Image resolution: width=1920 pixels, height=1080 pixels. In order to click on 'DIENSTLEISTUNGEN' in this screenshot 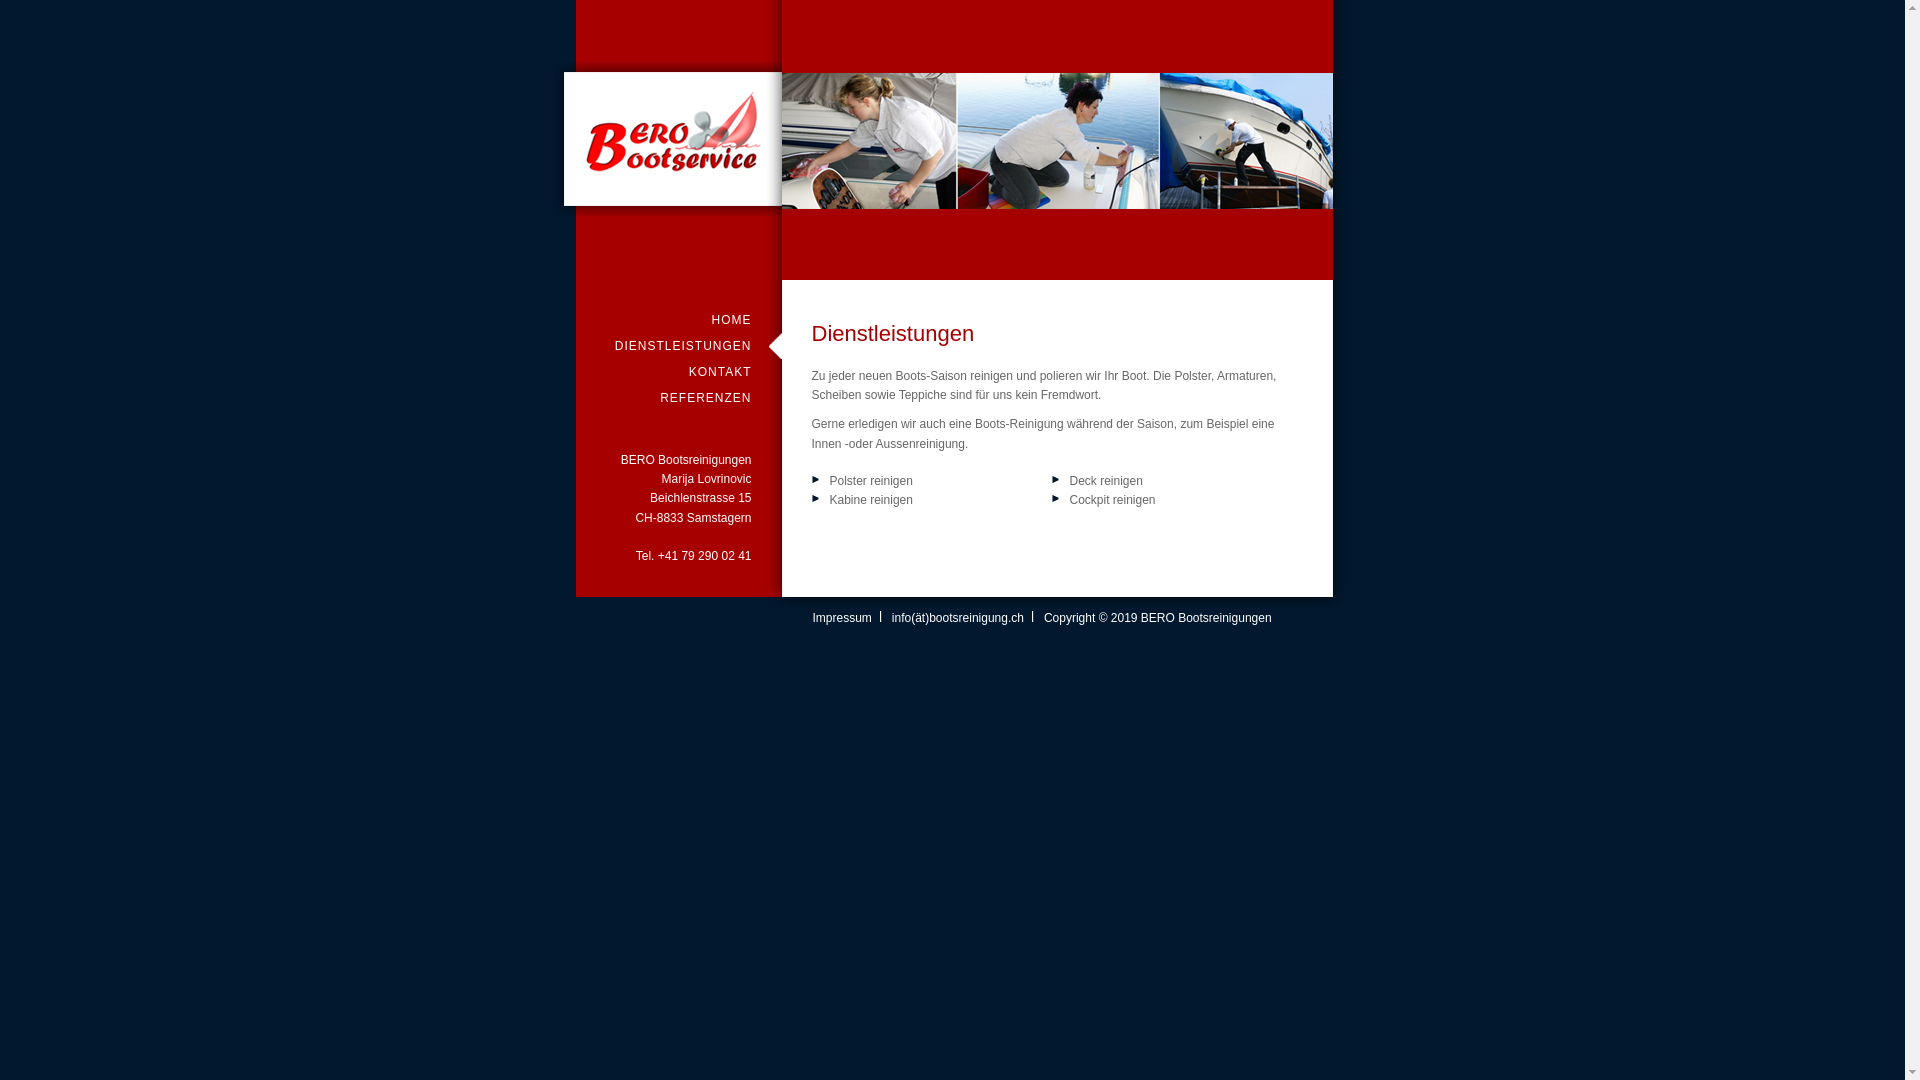, I will do `click(678, 345)`.